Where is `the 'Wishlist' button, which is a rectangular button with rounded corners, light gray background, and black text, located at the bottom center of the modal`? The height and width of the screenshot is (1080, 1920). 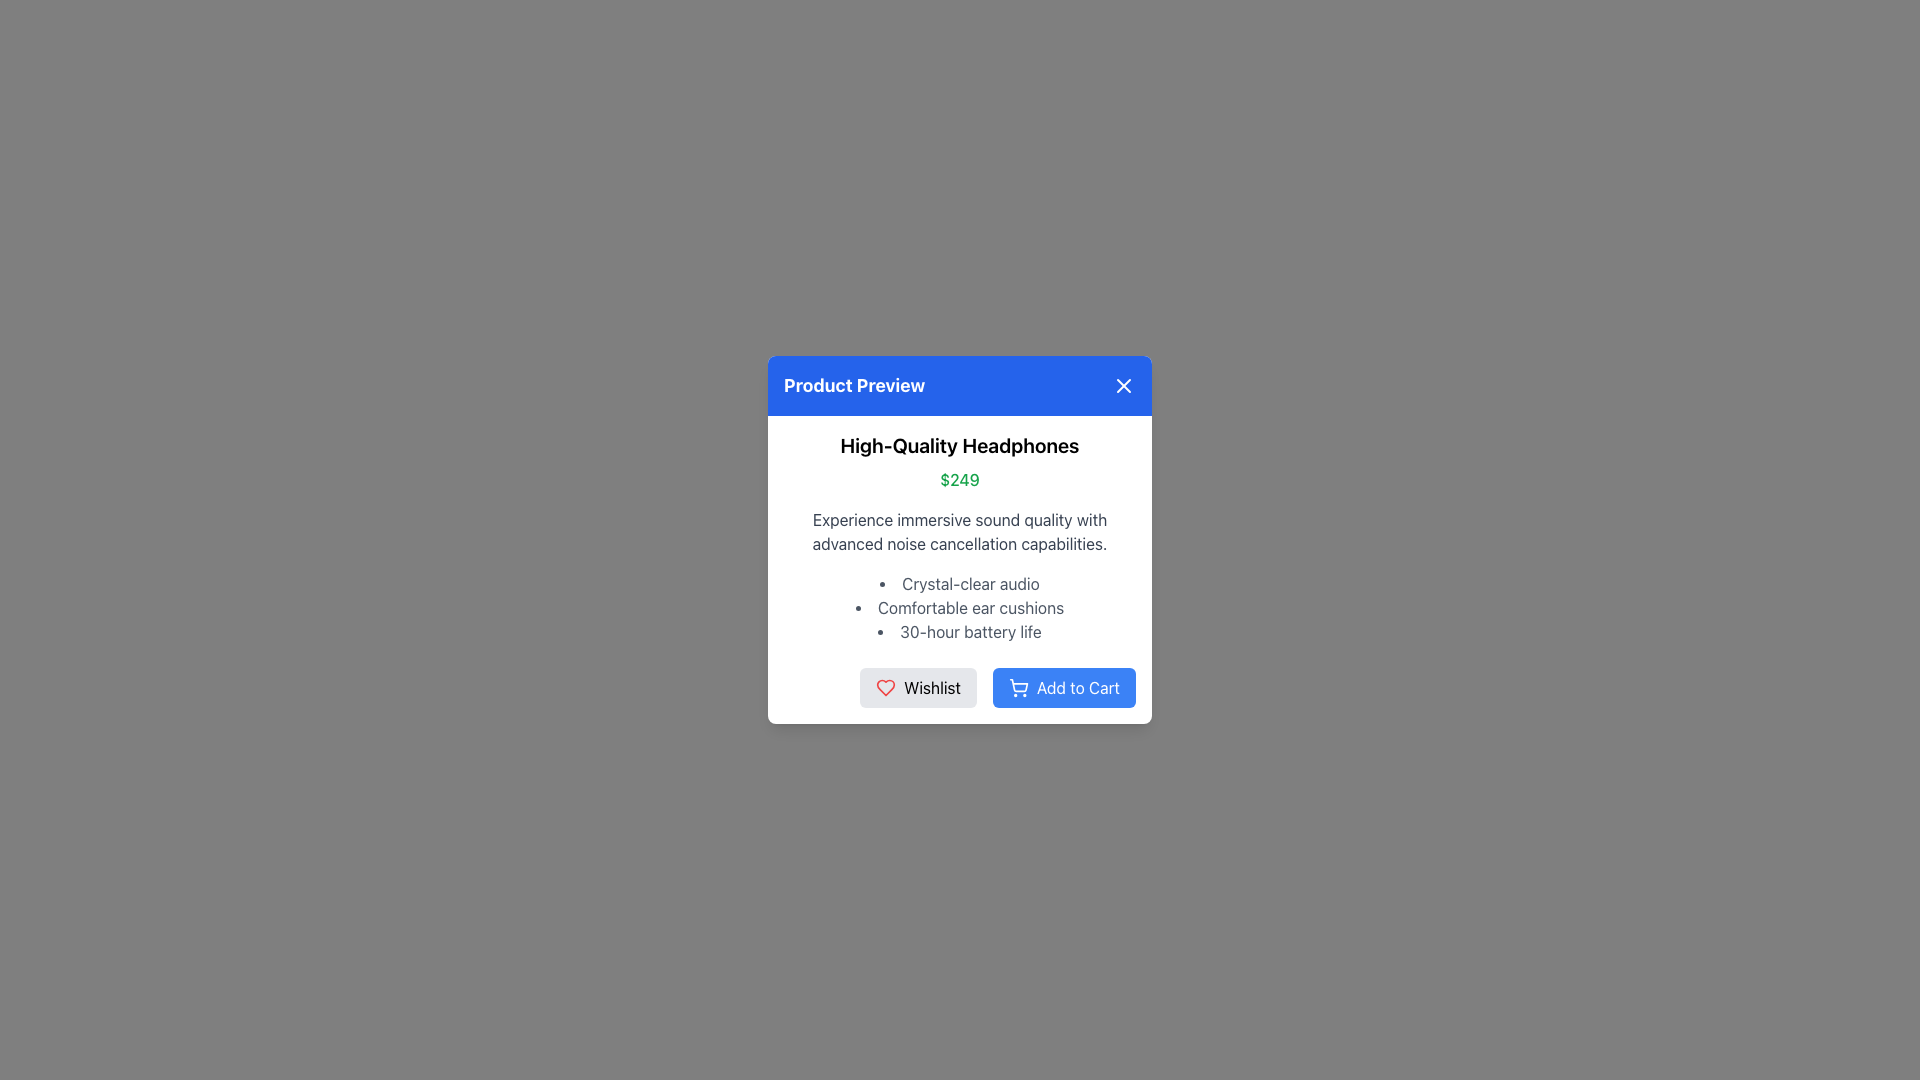 the 'Wishlist' button, which is a rectangular button with rounded corners, light gray background, and black text, located at the bottom center of the modal is located at coordinates (917, 686).